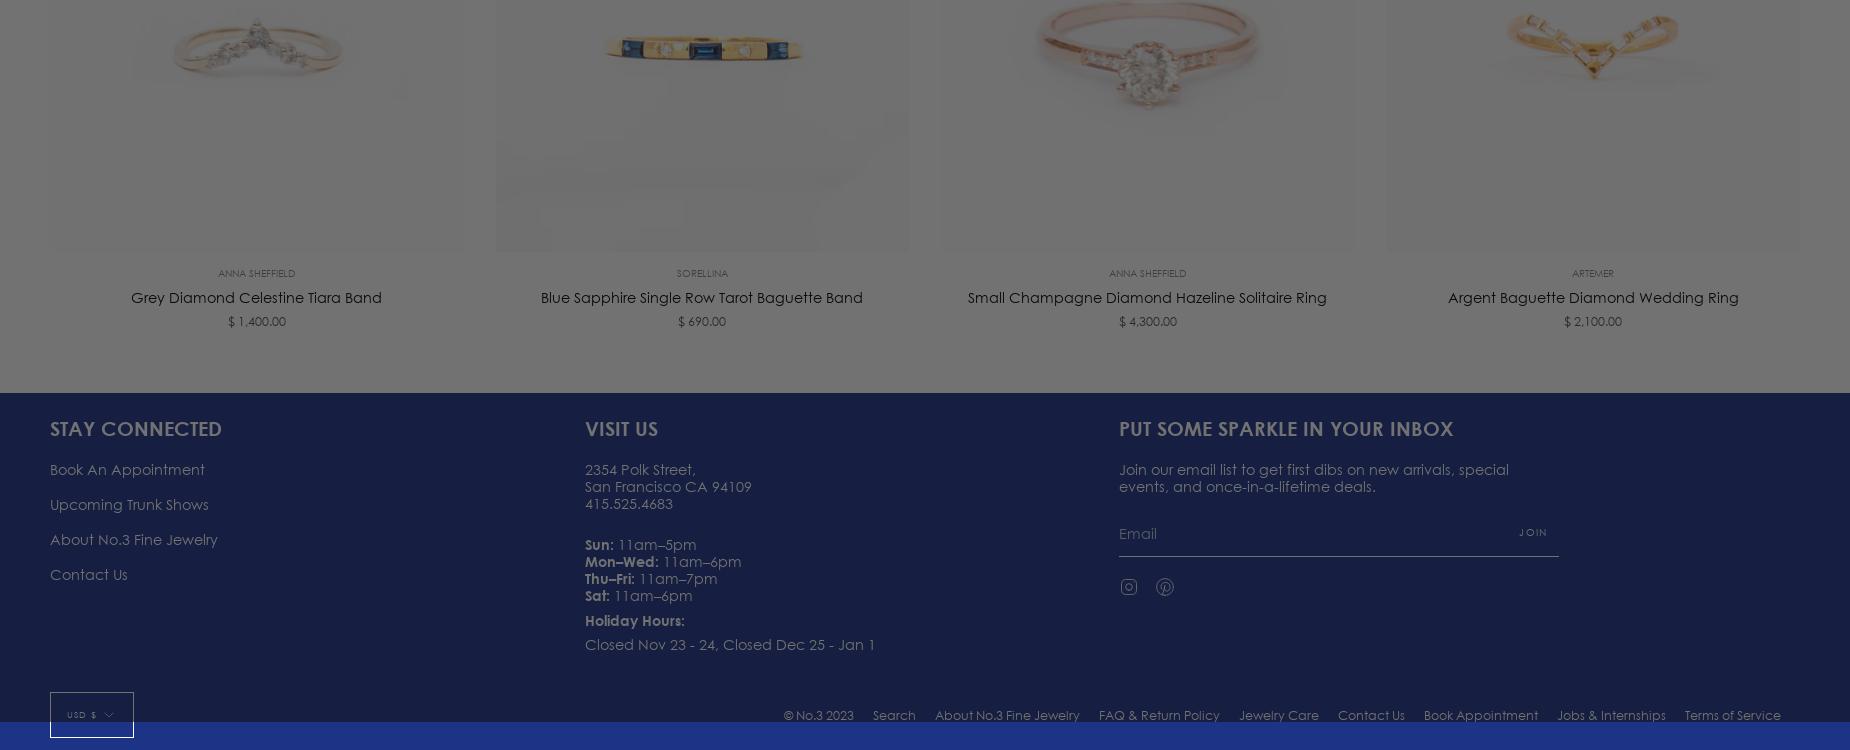  Describe the element at coordinates (1593, 97) in the screenshot. I see `'$ 2,100.00'` at that location.